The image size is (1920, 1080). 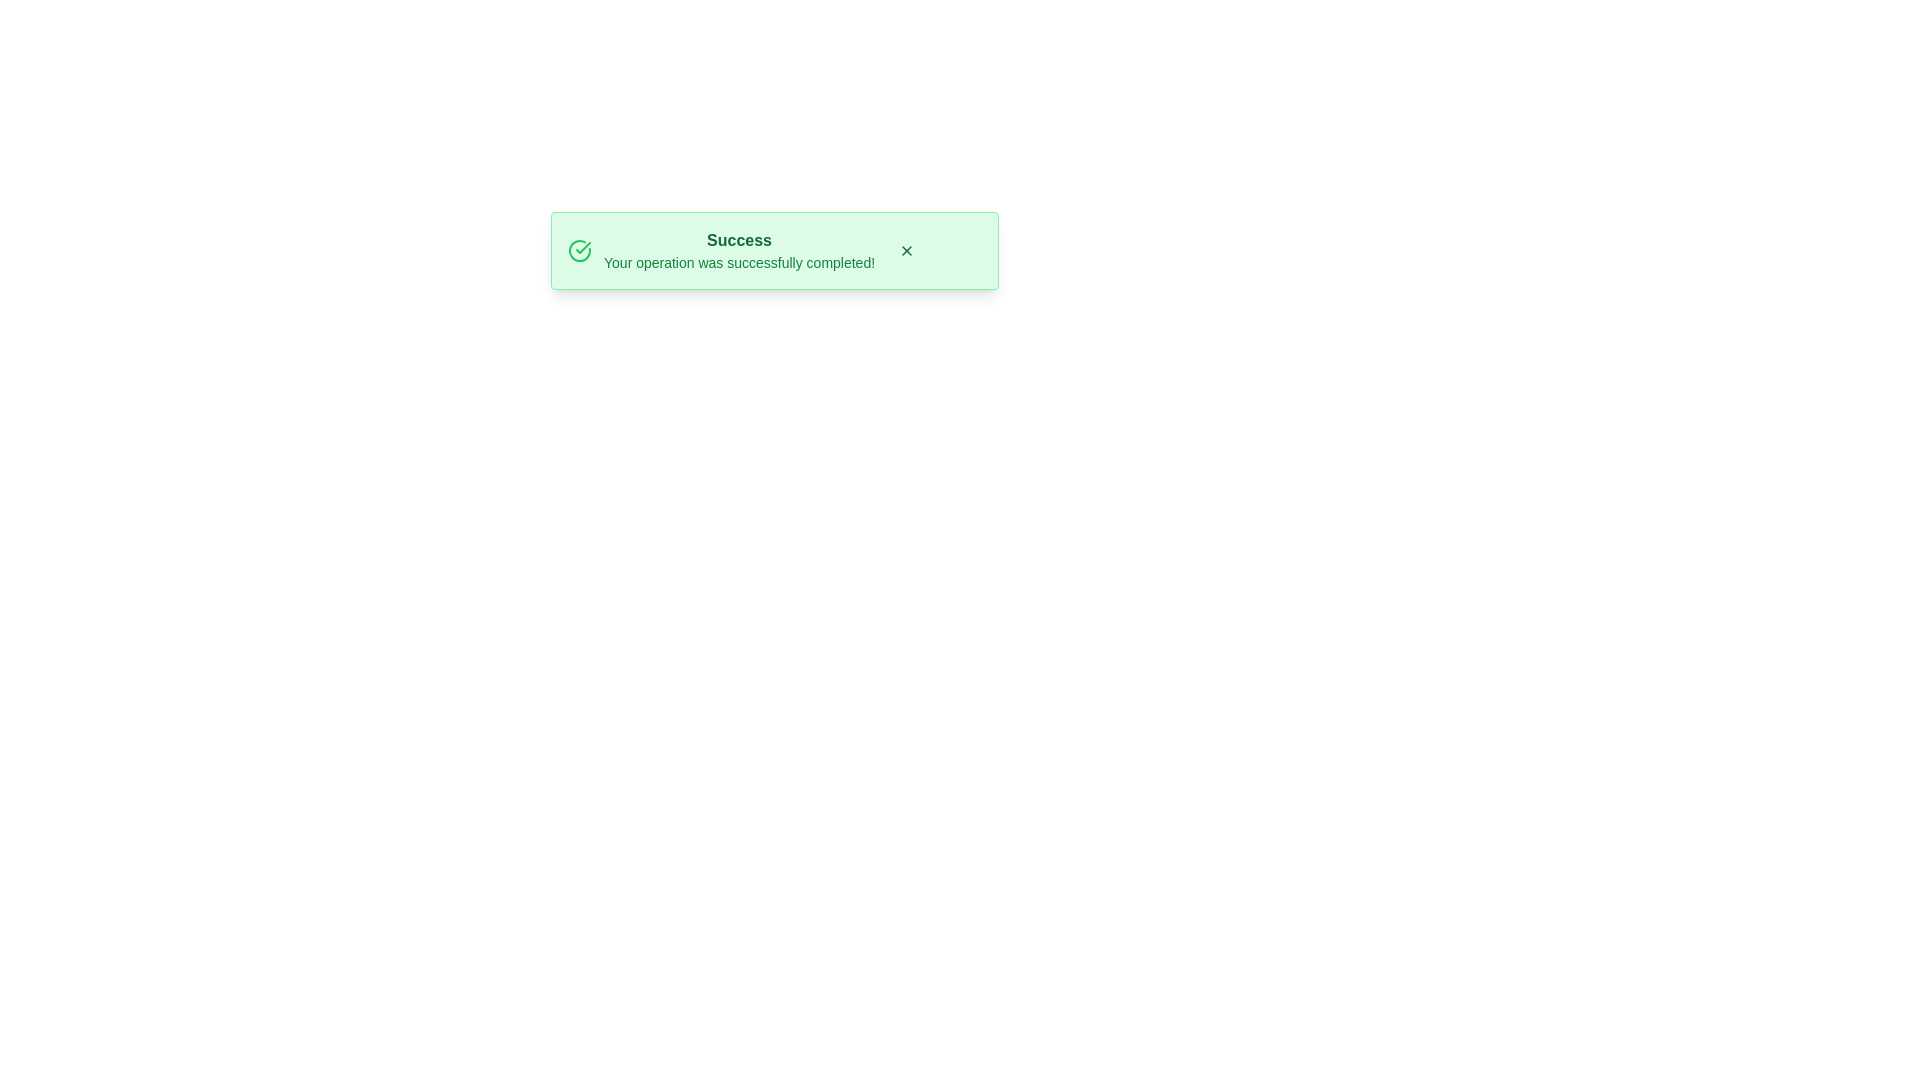 I want to click on the icon in the snackbar, so click(x=579, y=249).